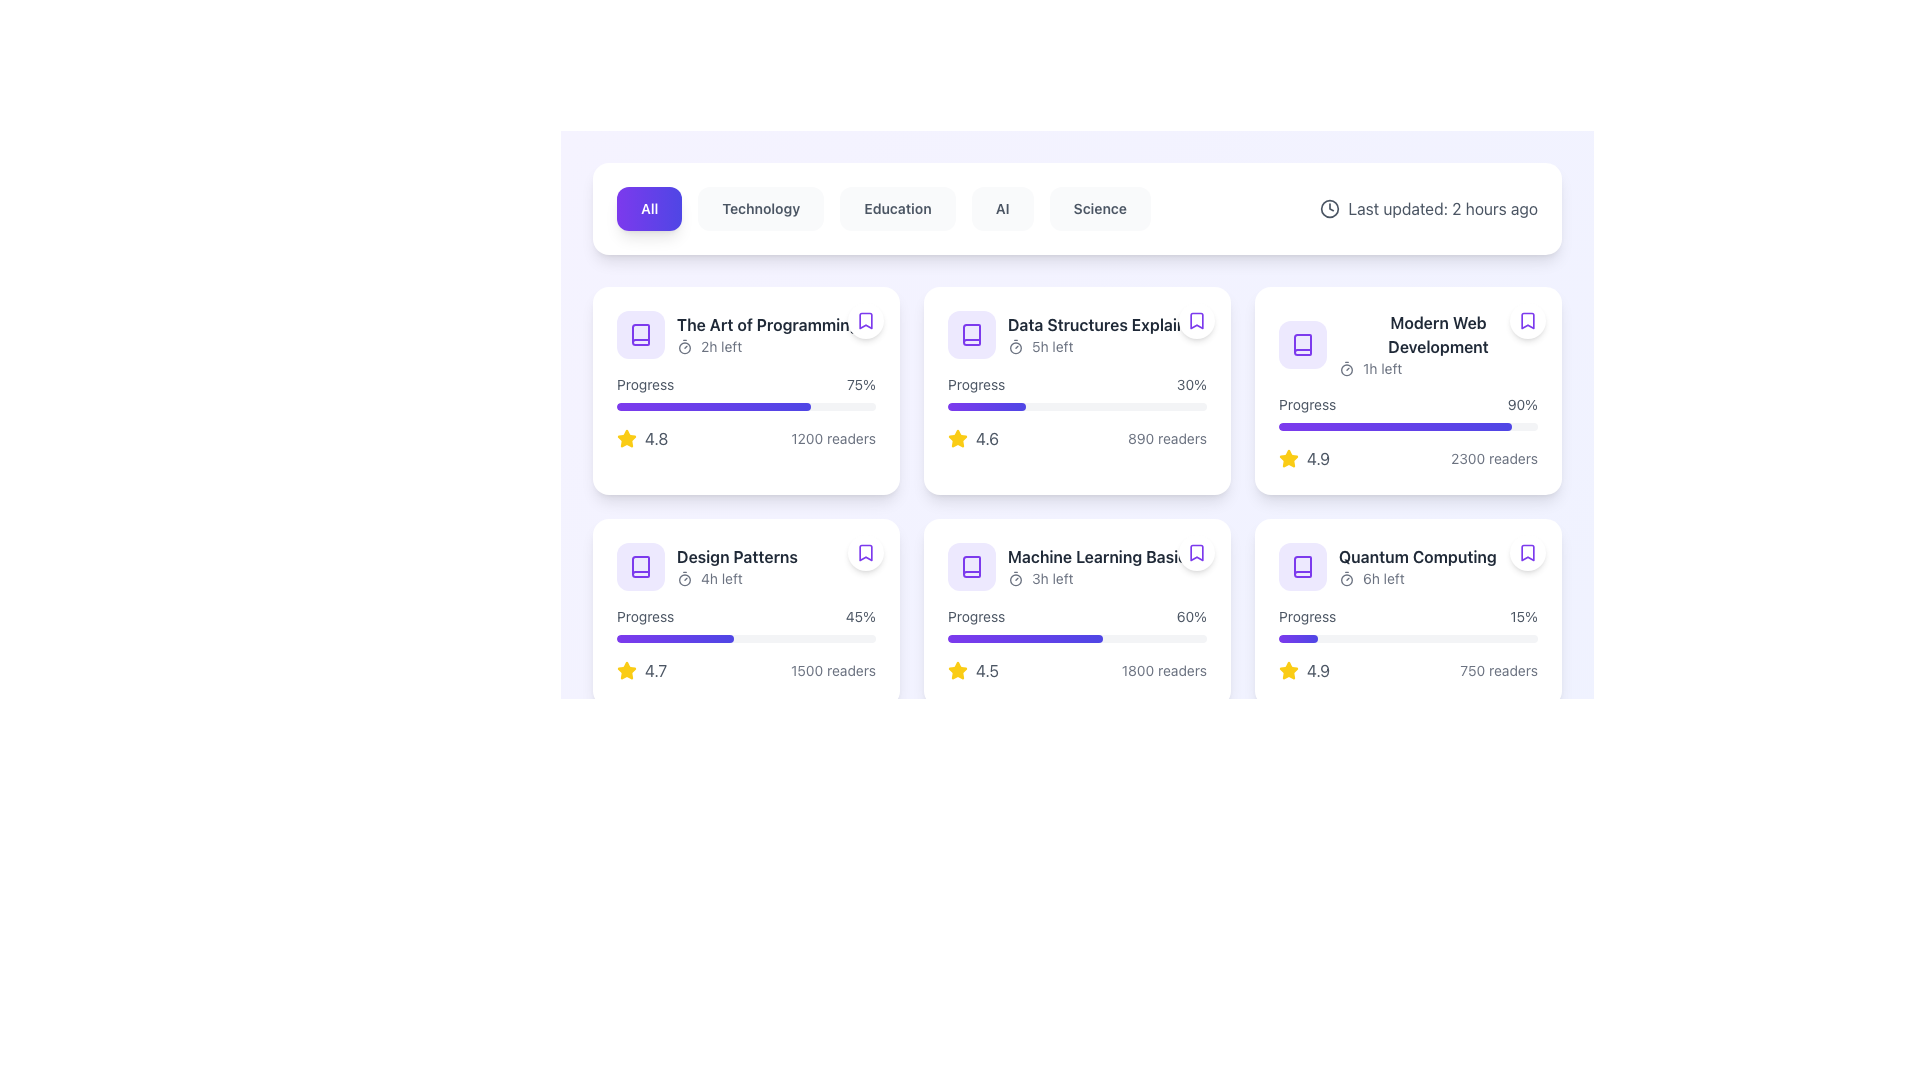 The height and width of the screenshot is (1080, 1920). I want to click on title 'Machine Learning Basics' and the timing information '3h left' from the text label located inside a white card with rounded corners in the second row and third column of the grid, so click(1100, 567).